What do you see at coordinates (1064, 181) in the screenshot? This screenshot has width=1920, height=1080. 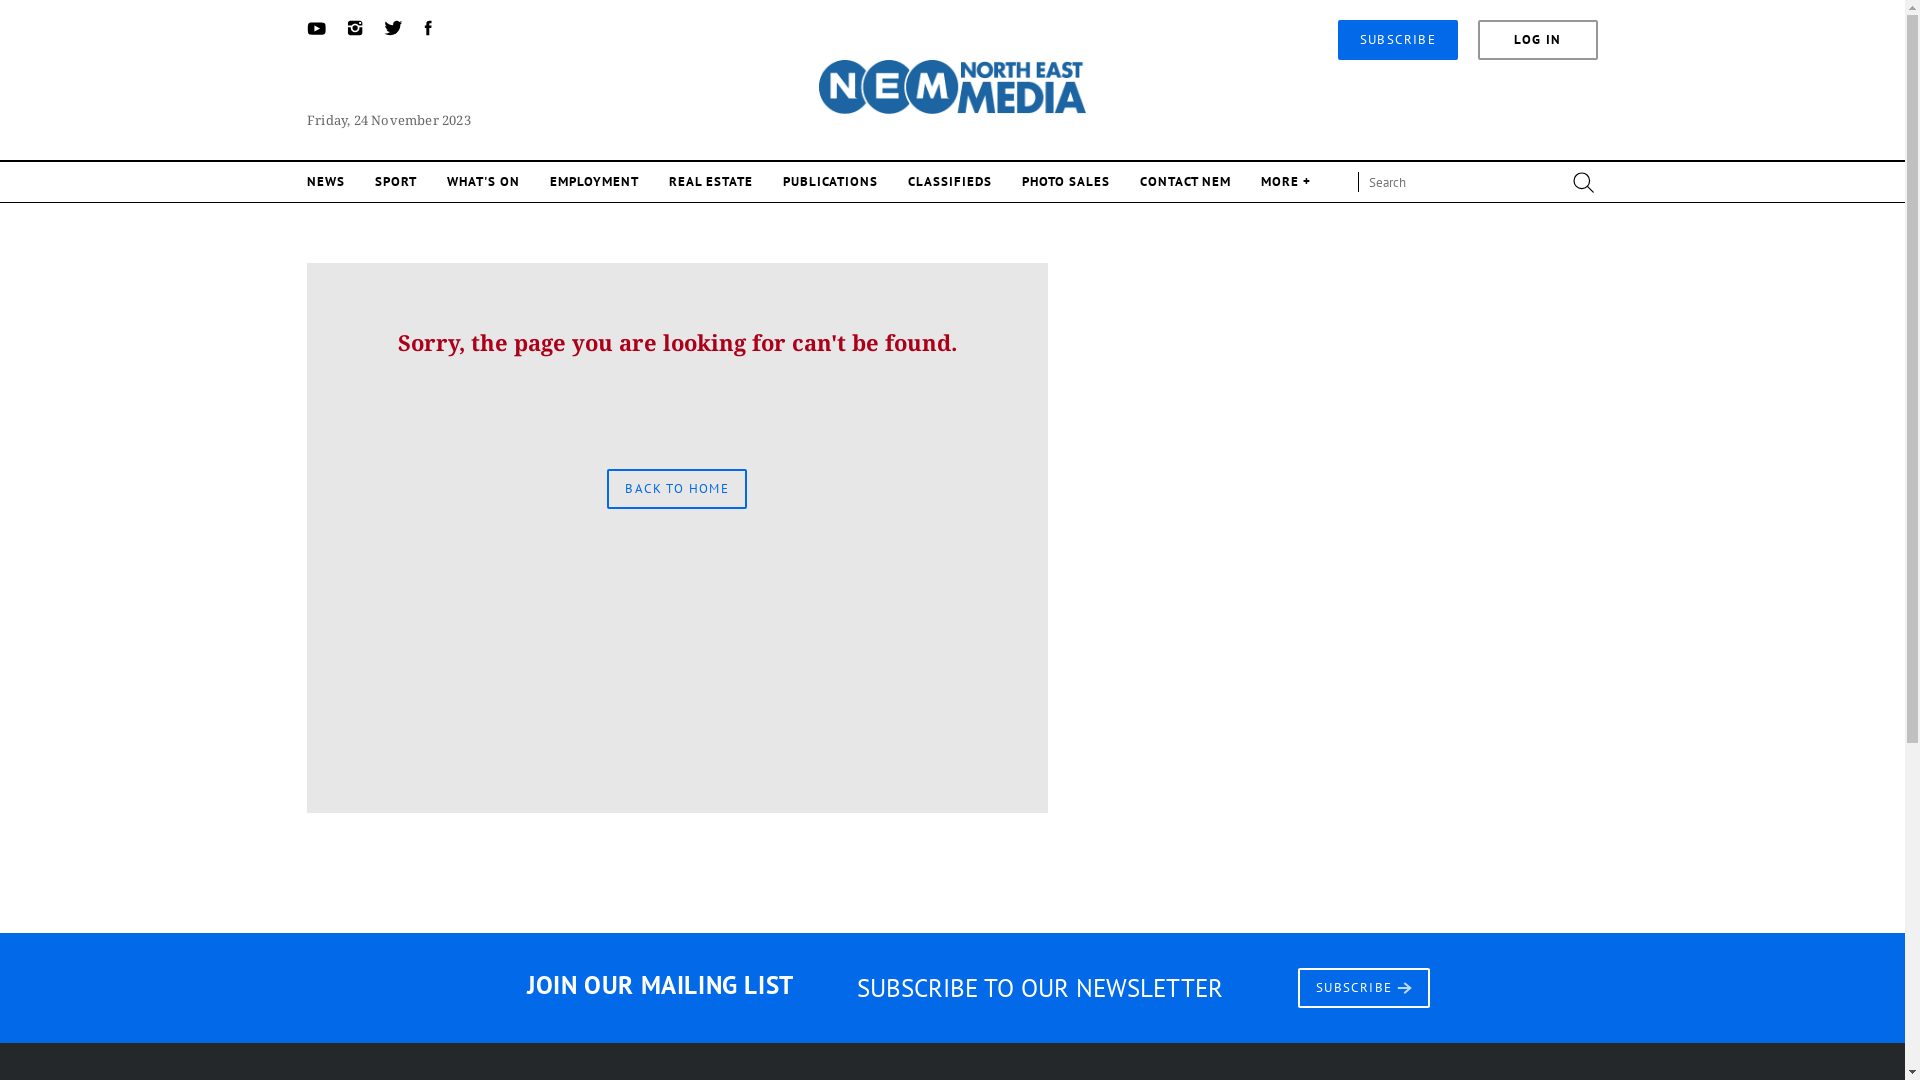 I see `'PHOTO SALES'` at bounding box center [1064, 181].